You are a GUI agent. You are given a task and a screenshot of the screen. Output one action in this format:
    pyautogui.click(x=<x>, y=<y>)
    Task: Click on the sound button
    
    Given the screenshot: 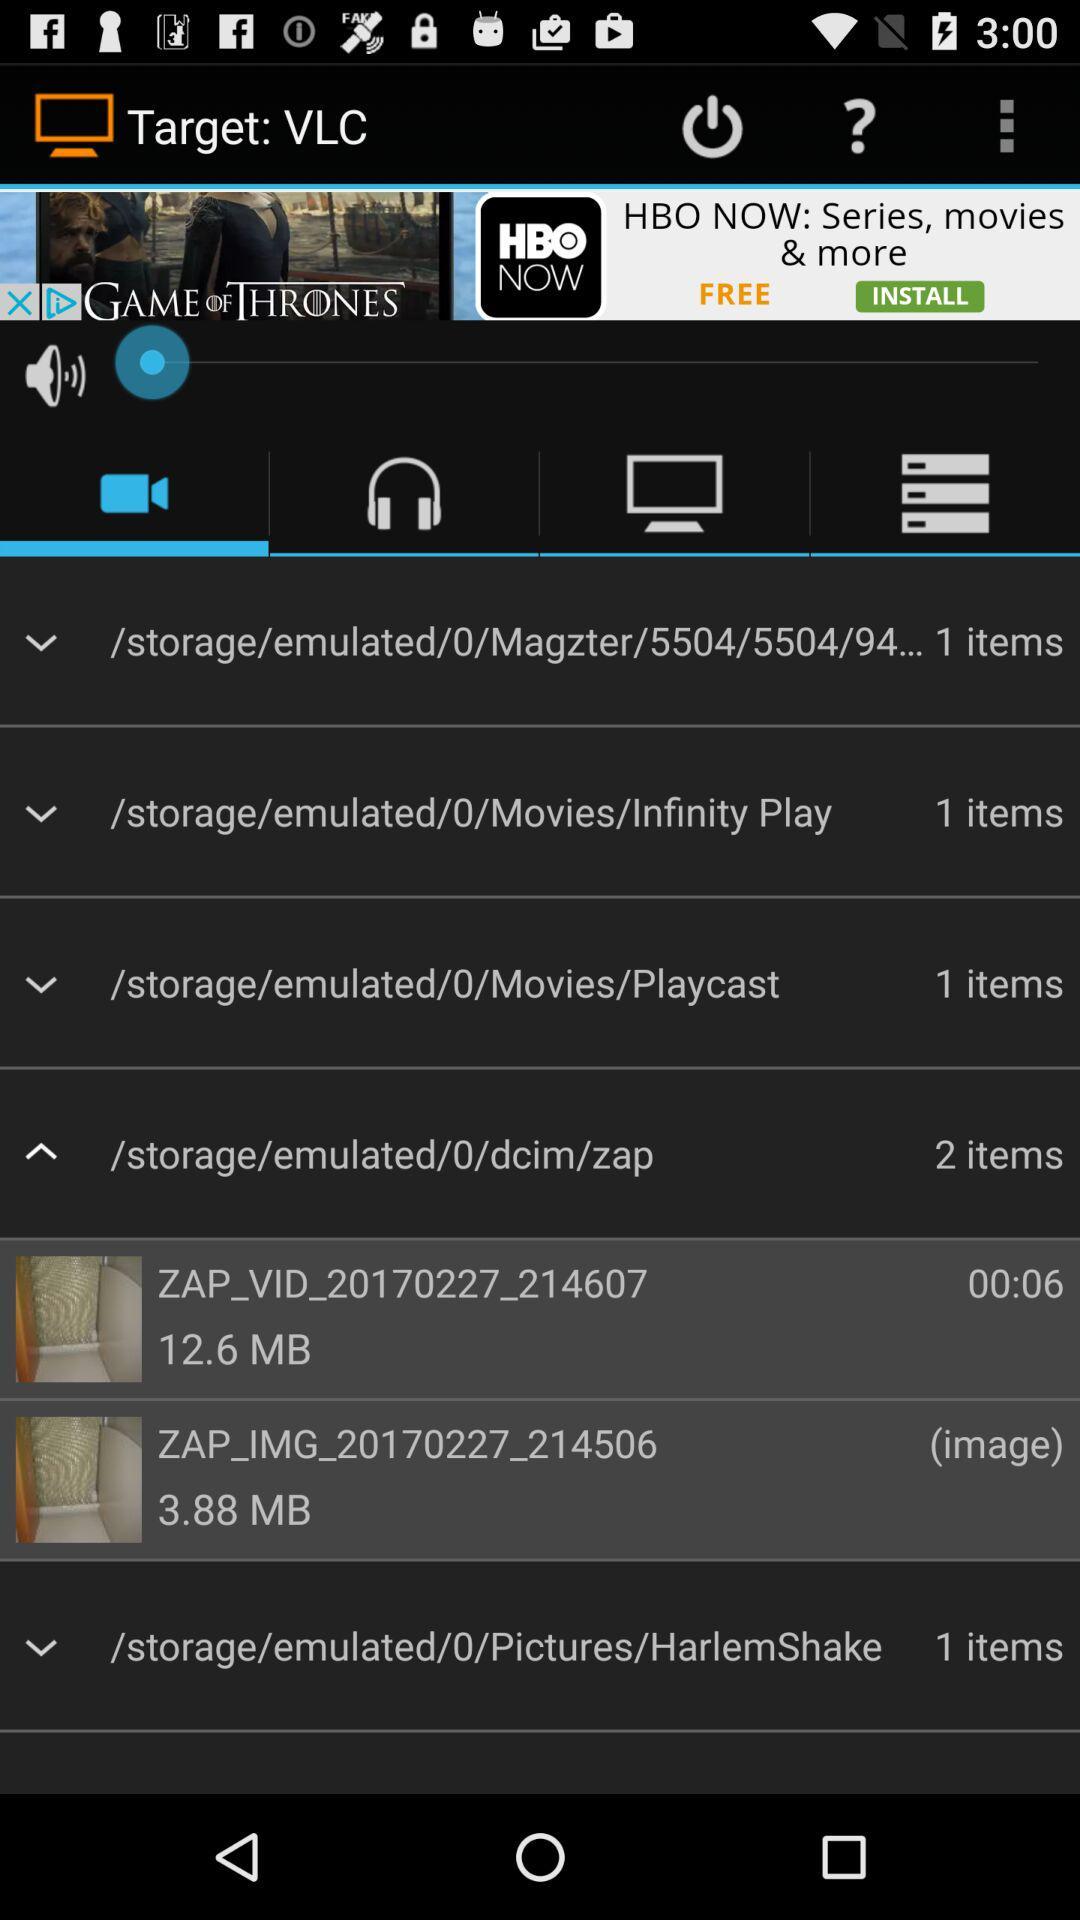 What is the action you would take?
    pyautogui.click(x=54, y=375)
    